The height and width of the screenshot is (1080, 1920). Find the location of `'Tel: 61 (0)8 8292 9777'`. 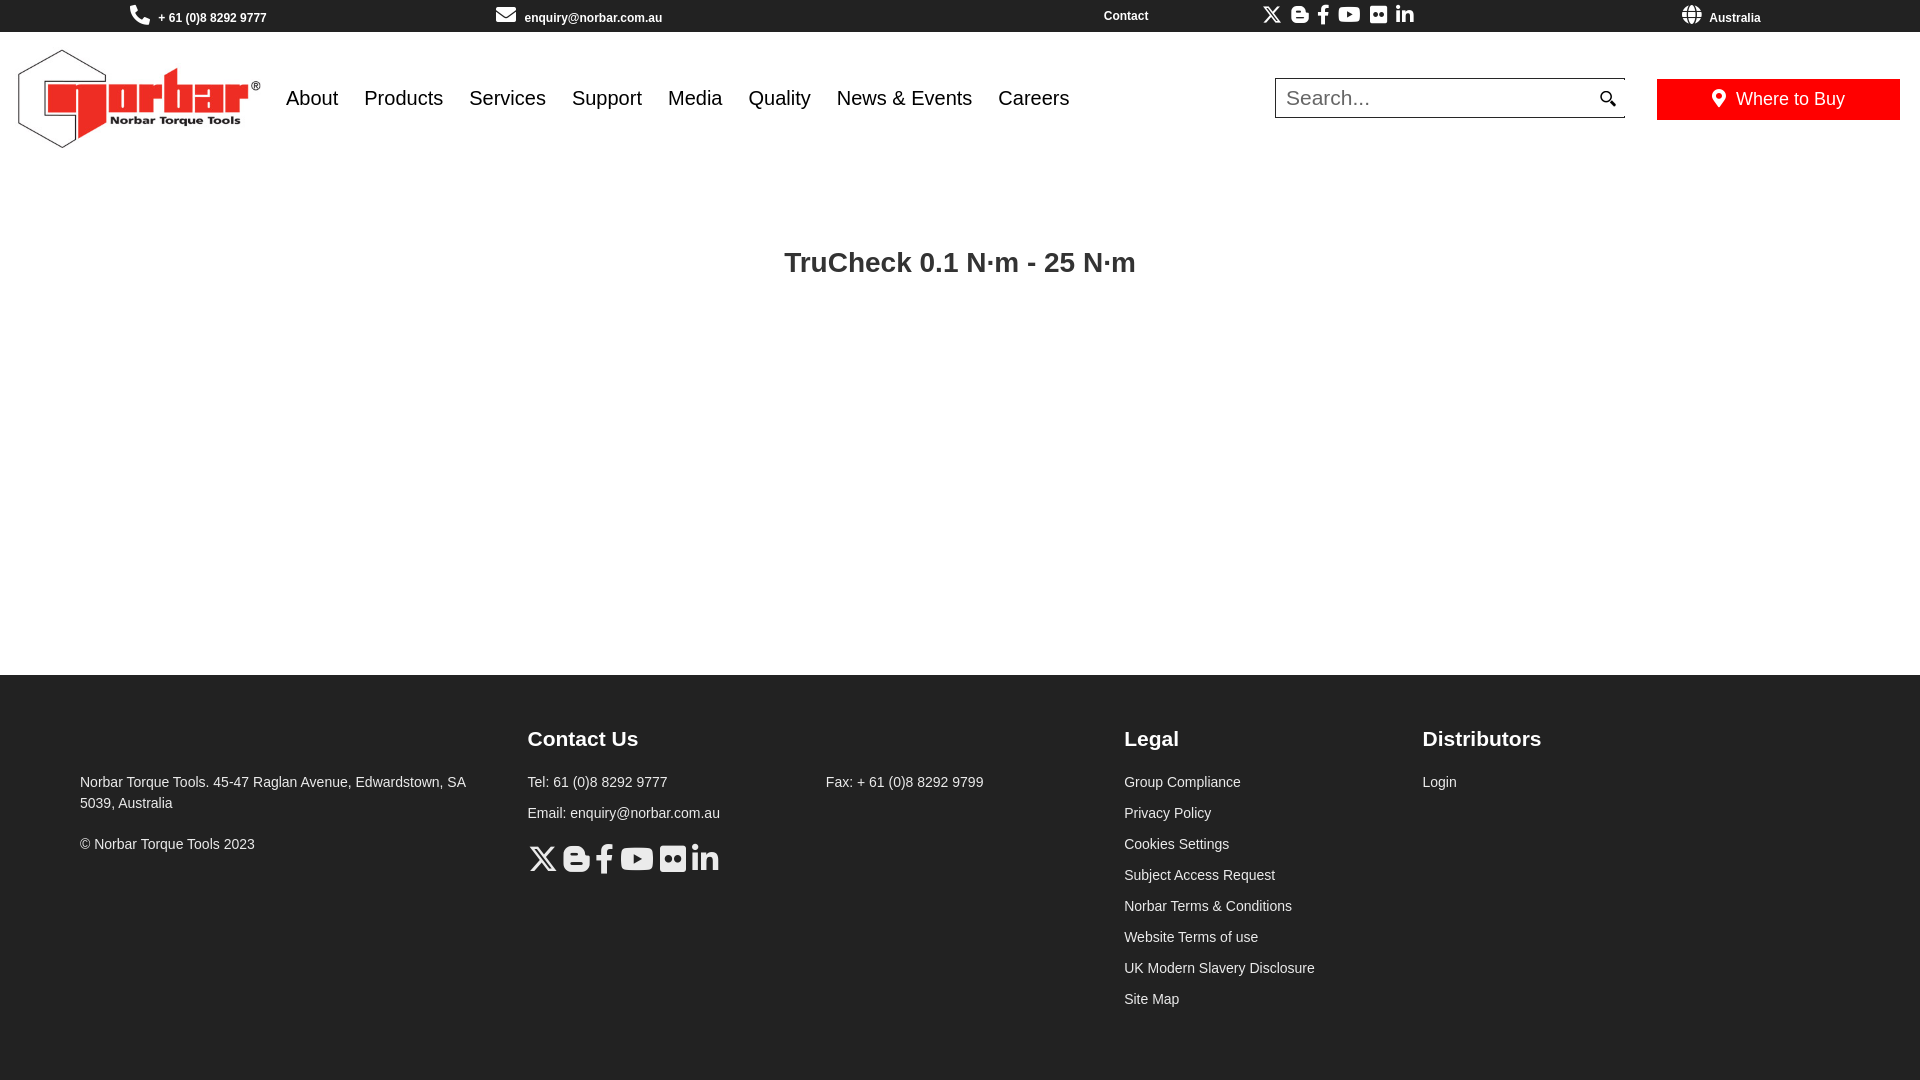

'Tel: 61 (0)8 8292 9777' is located at coordinates (597, 781).